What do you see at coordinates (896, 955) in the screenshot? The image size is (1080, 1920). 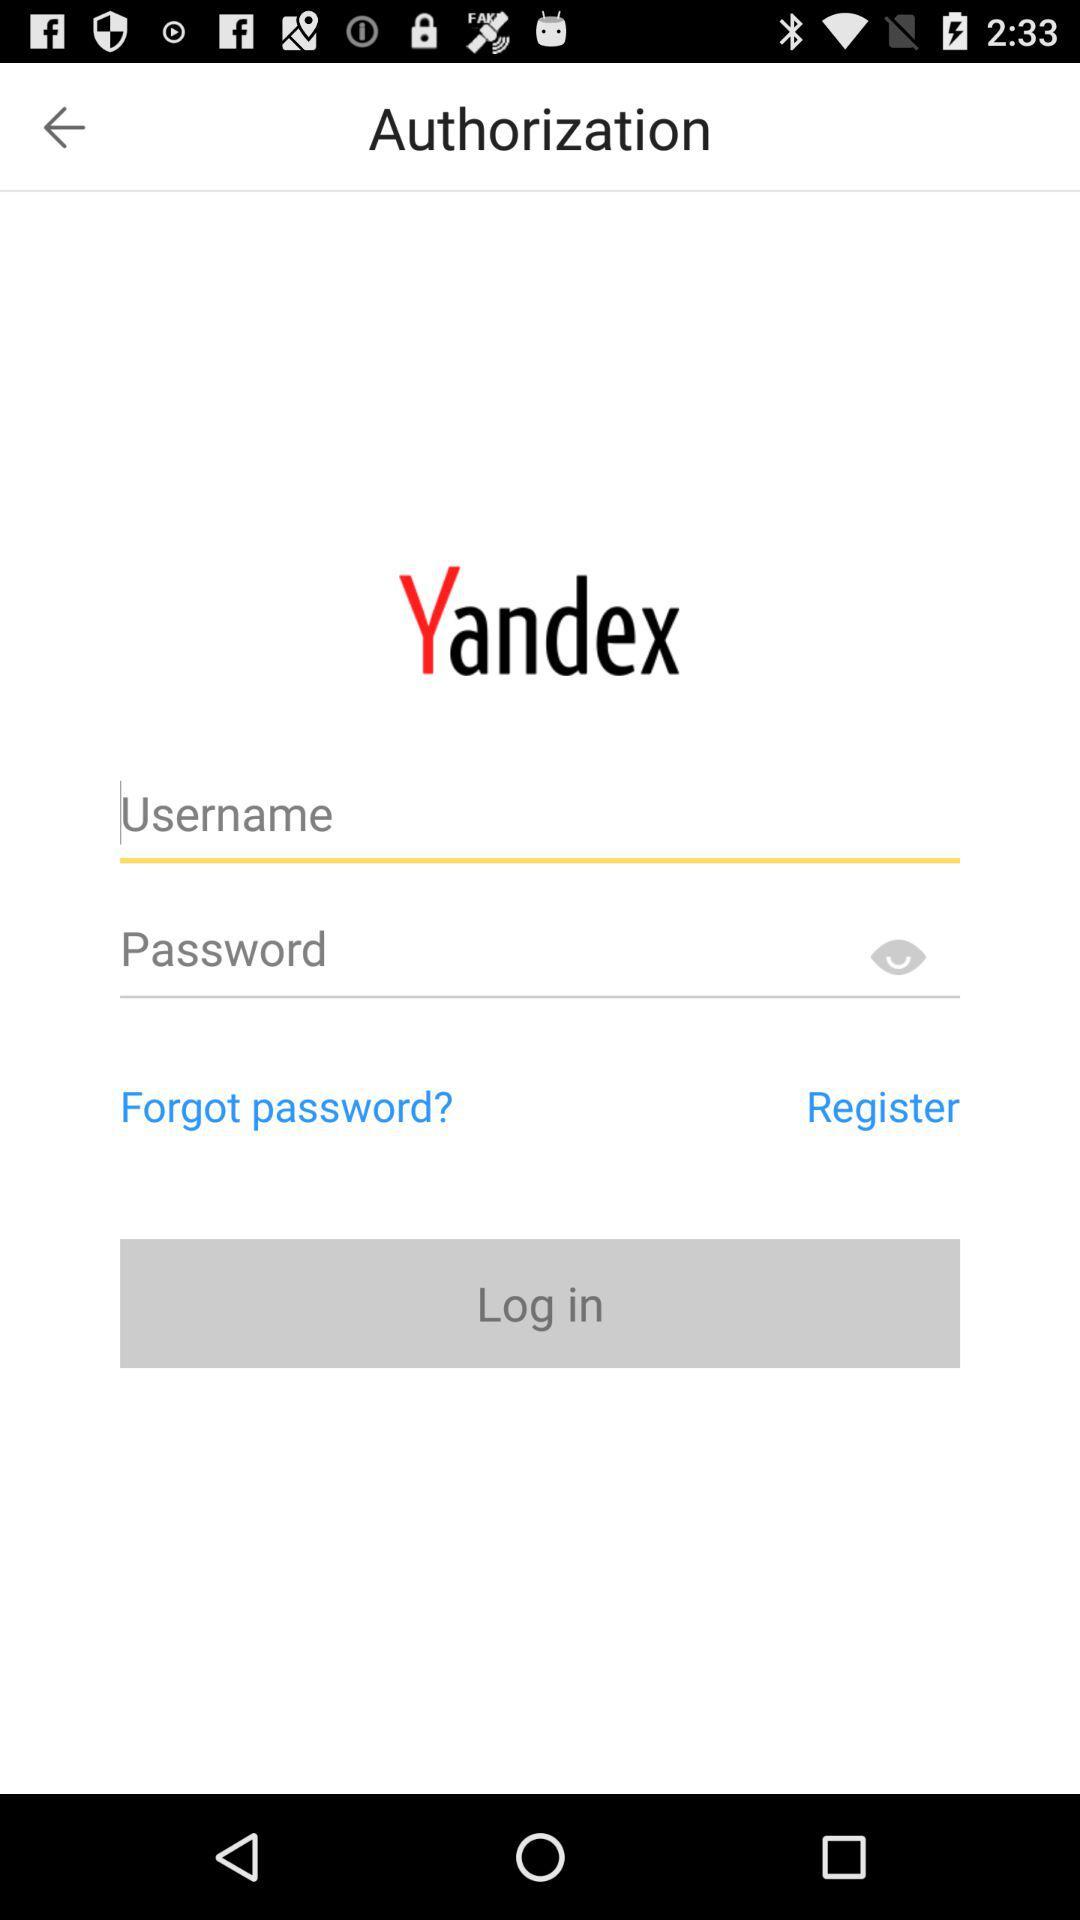 I see `encrypted password` at bounding box center [896, 955].